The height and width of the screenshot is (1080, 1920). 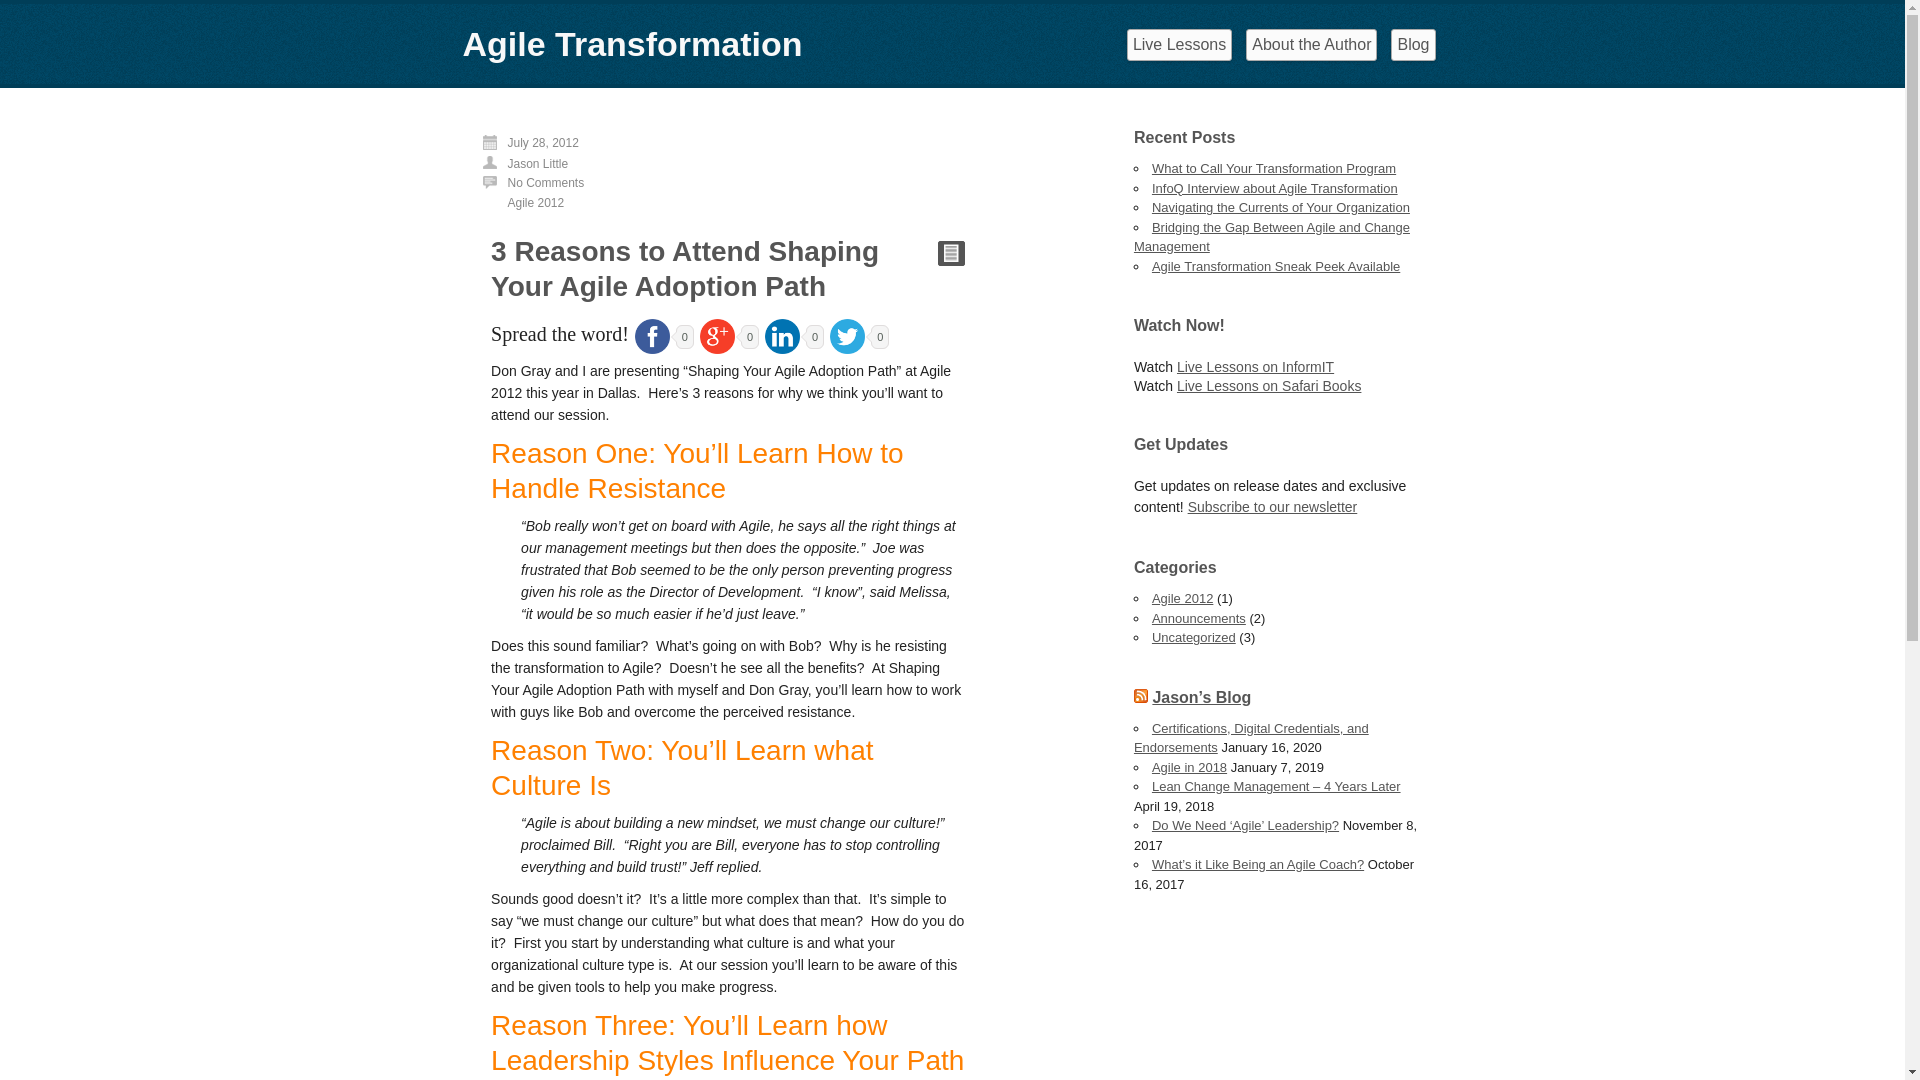 What do you see at coordinates (508, 163) in the screenshot?
I see `'Jason Little'` at bounding box center [508, 163].